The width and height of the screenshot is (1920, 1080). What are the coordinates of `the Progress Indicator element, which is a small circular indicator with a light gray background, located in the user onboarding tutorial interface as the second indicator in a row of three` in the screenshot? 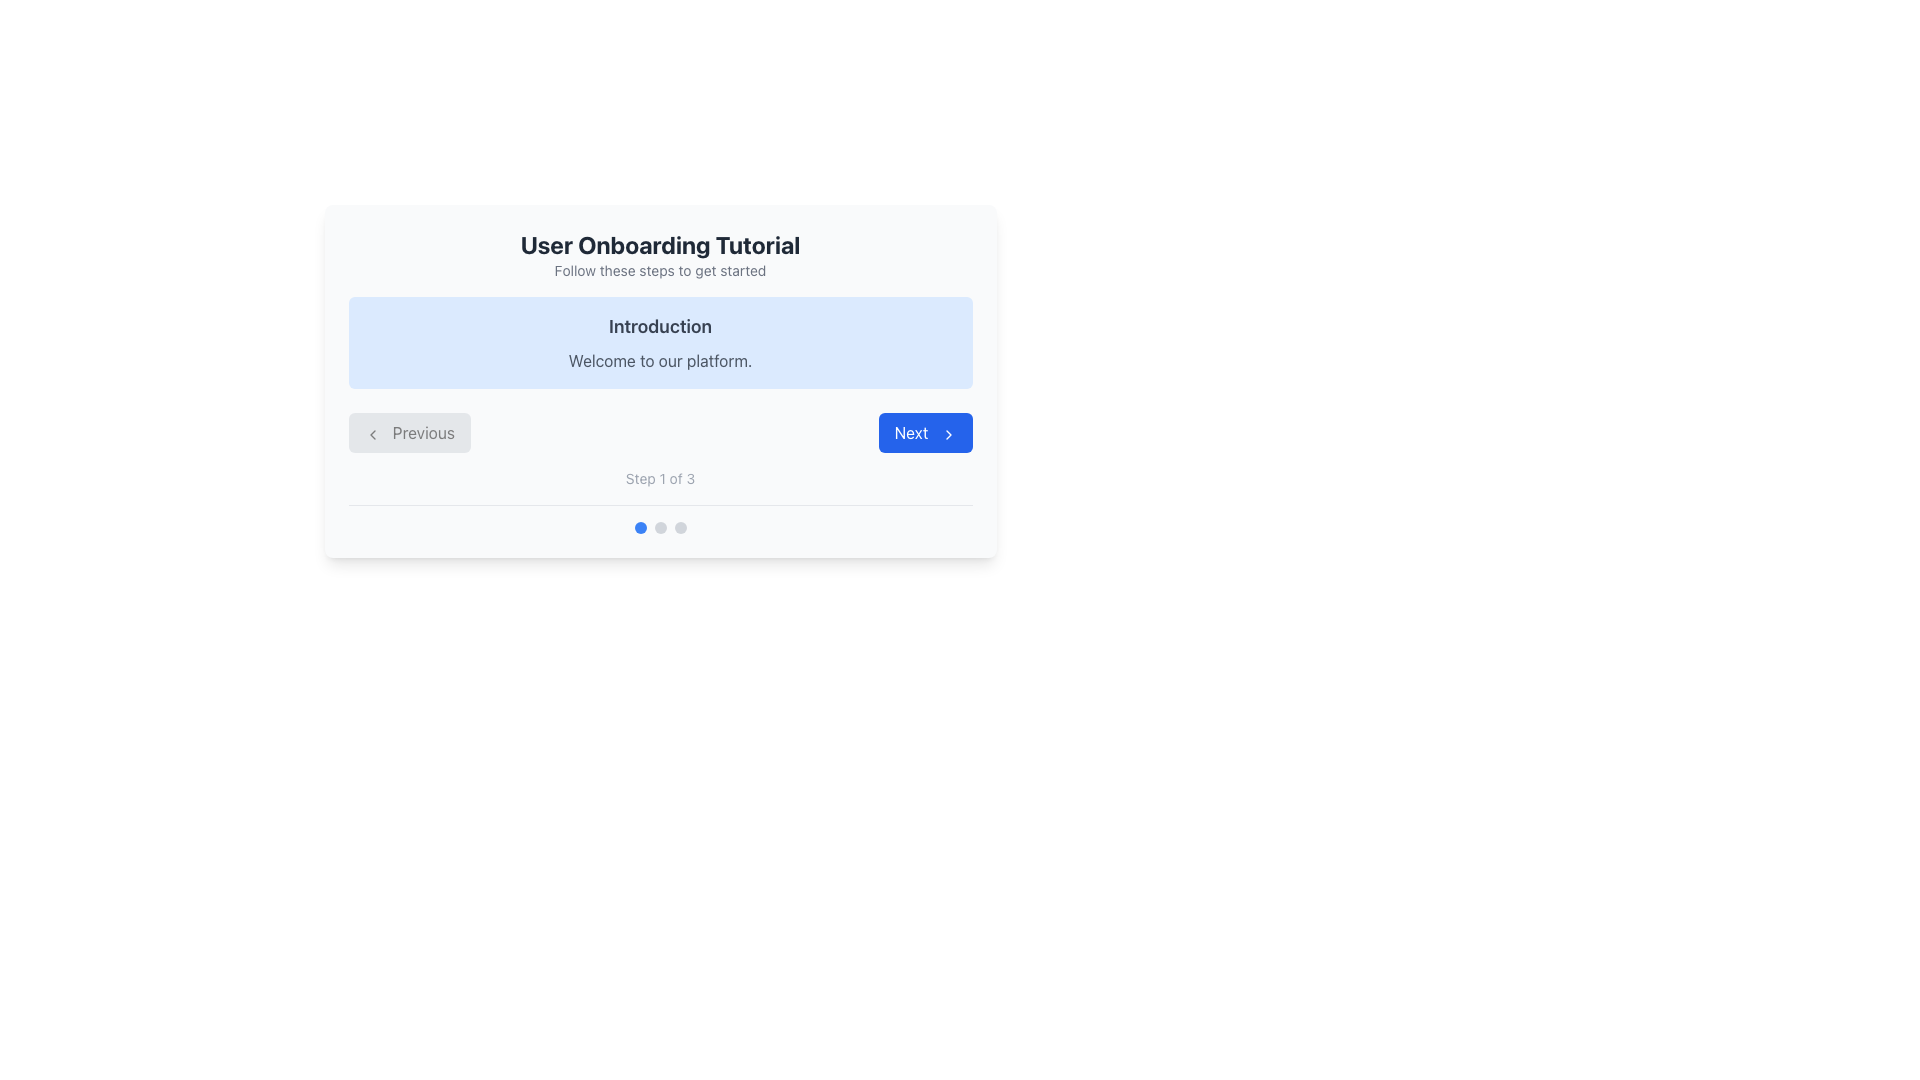 It's located at (660, 527).